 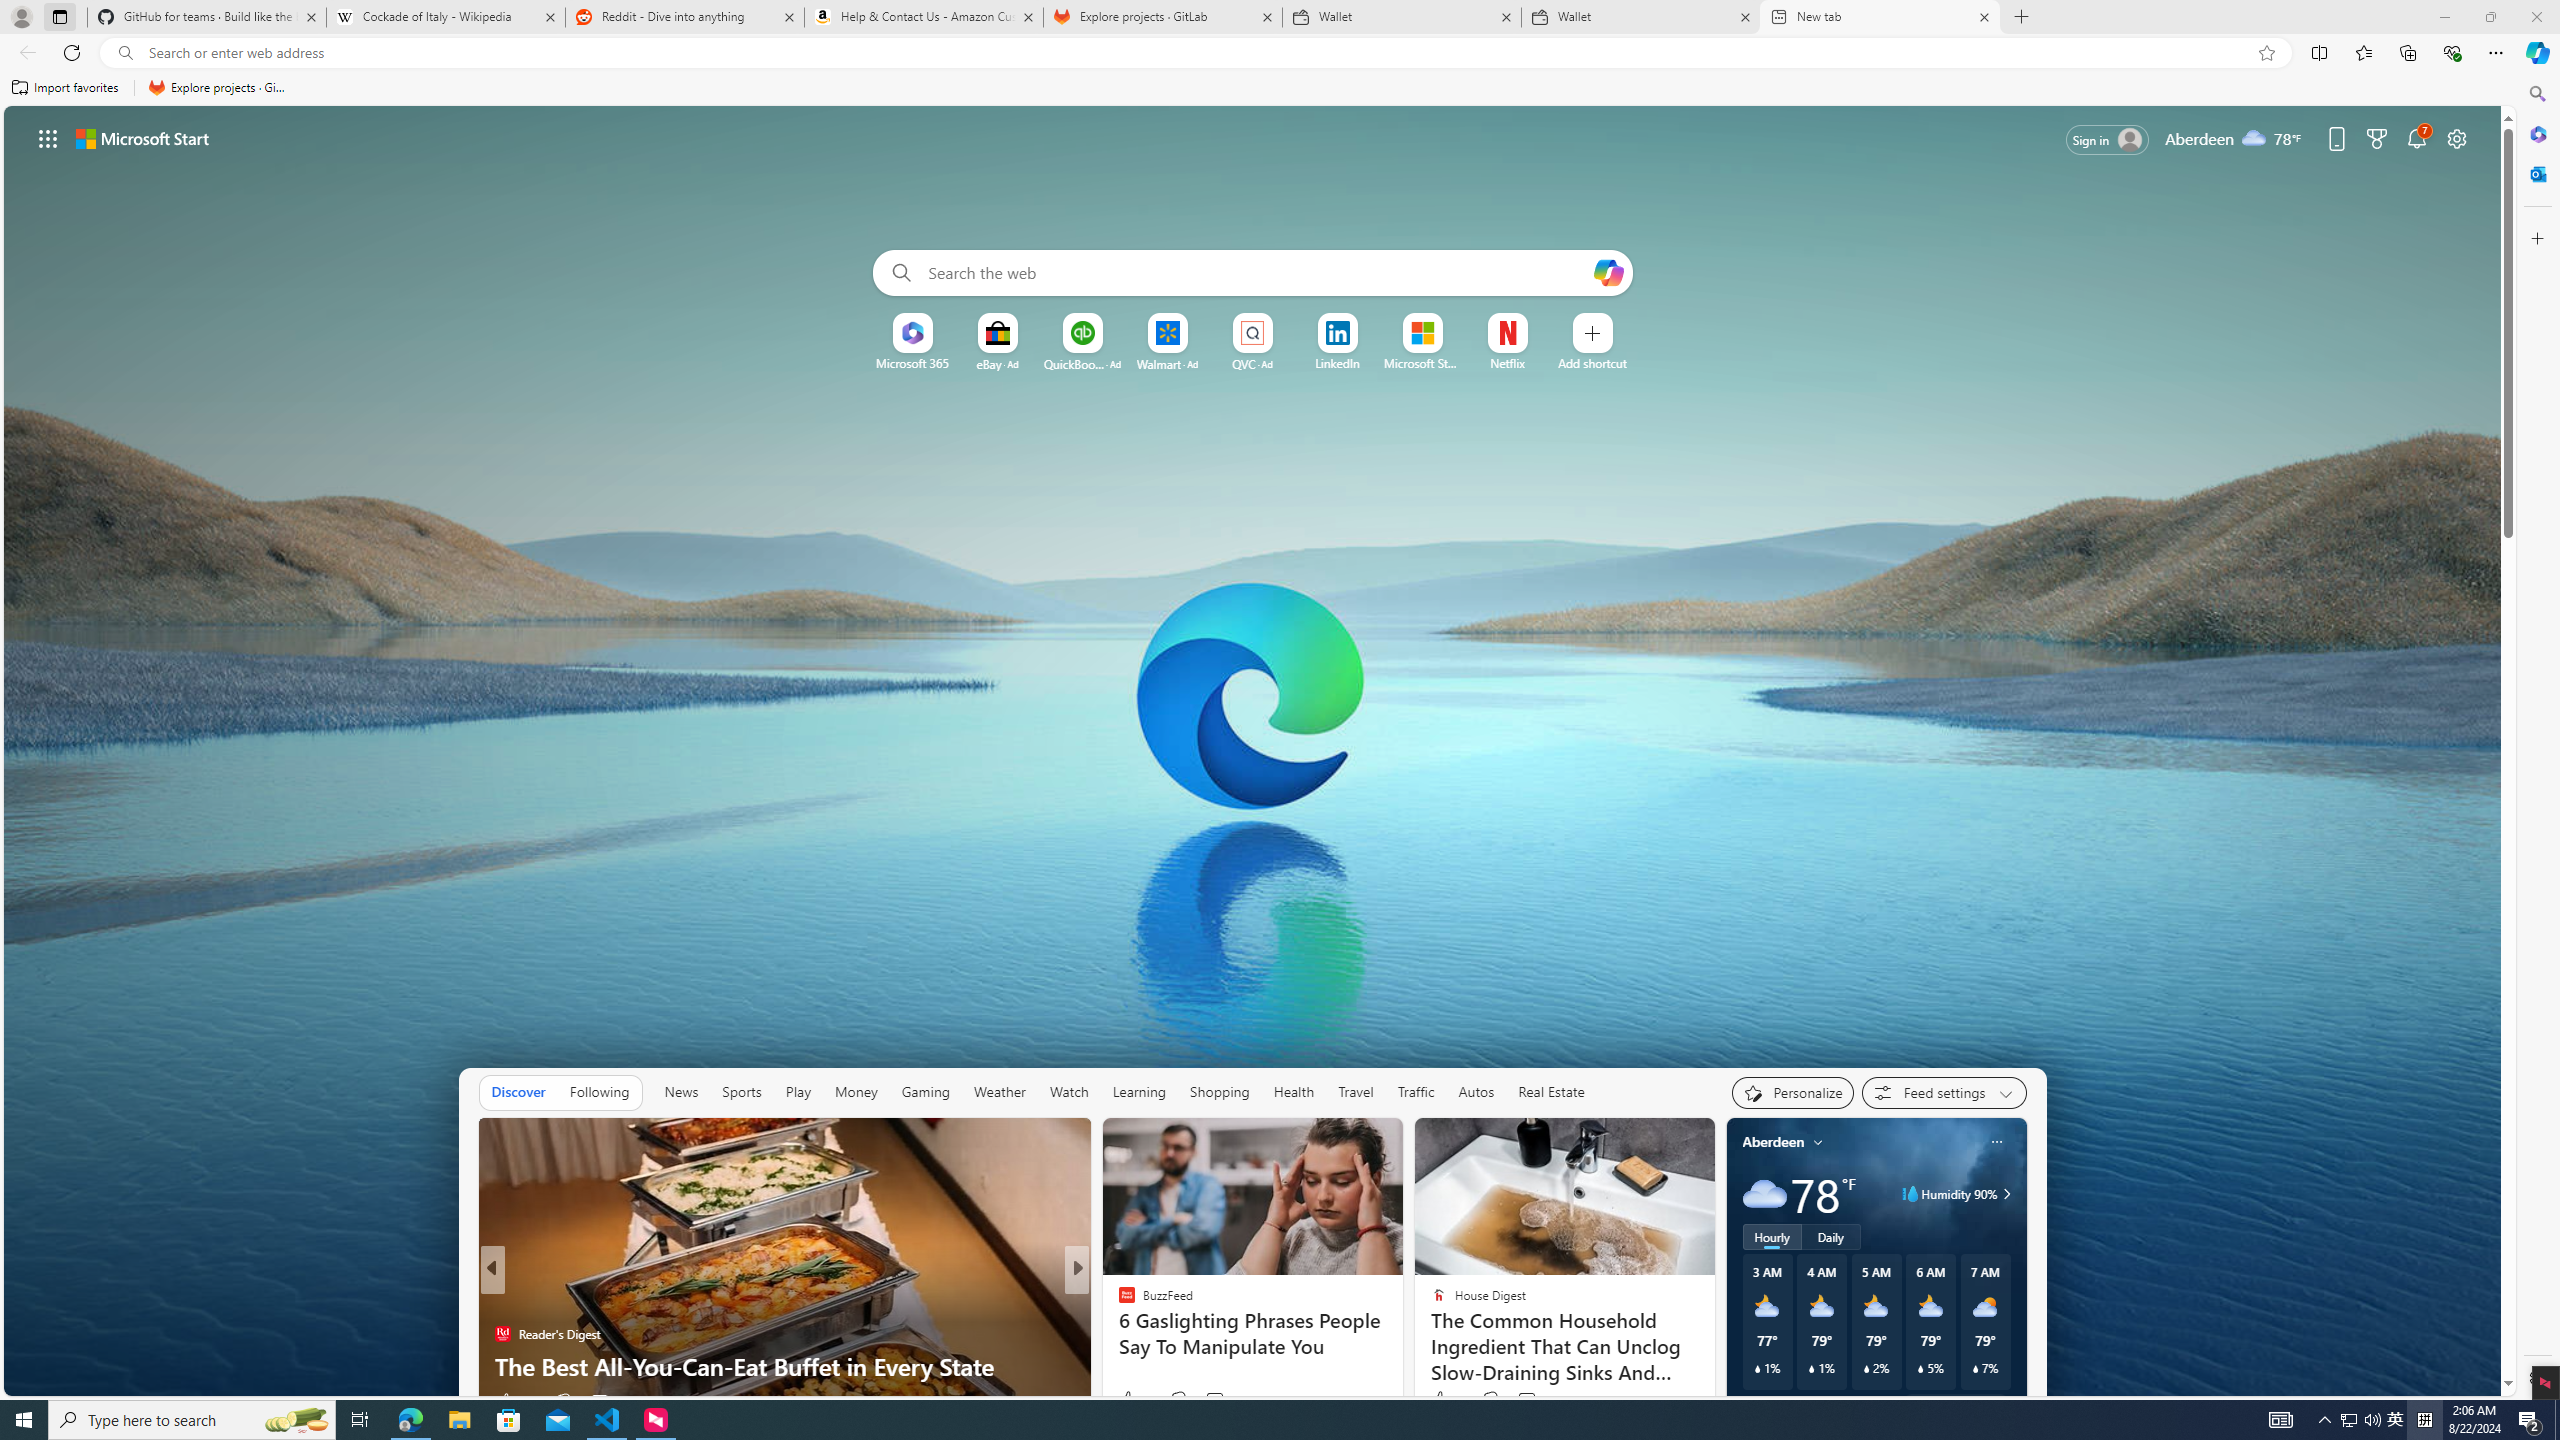 What do you see at coordinates (741, 1091) in the screenshot?
I see `'Sports'` at bounding box center [741, 1091].